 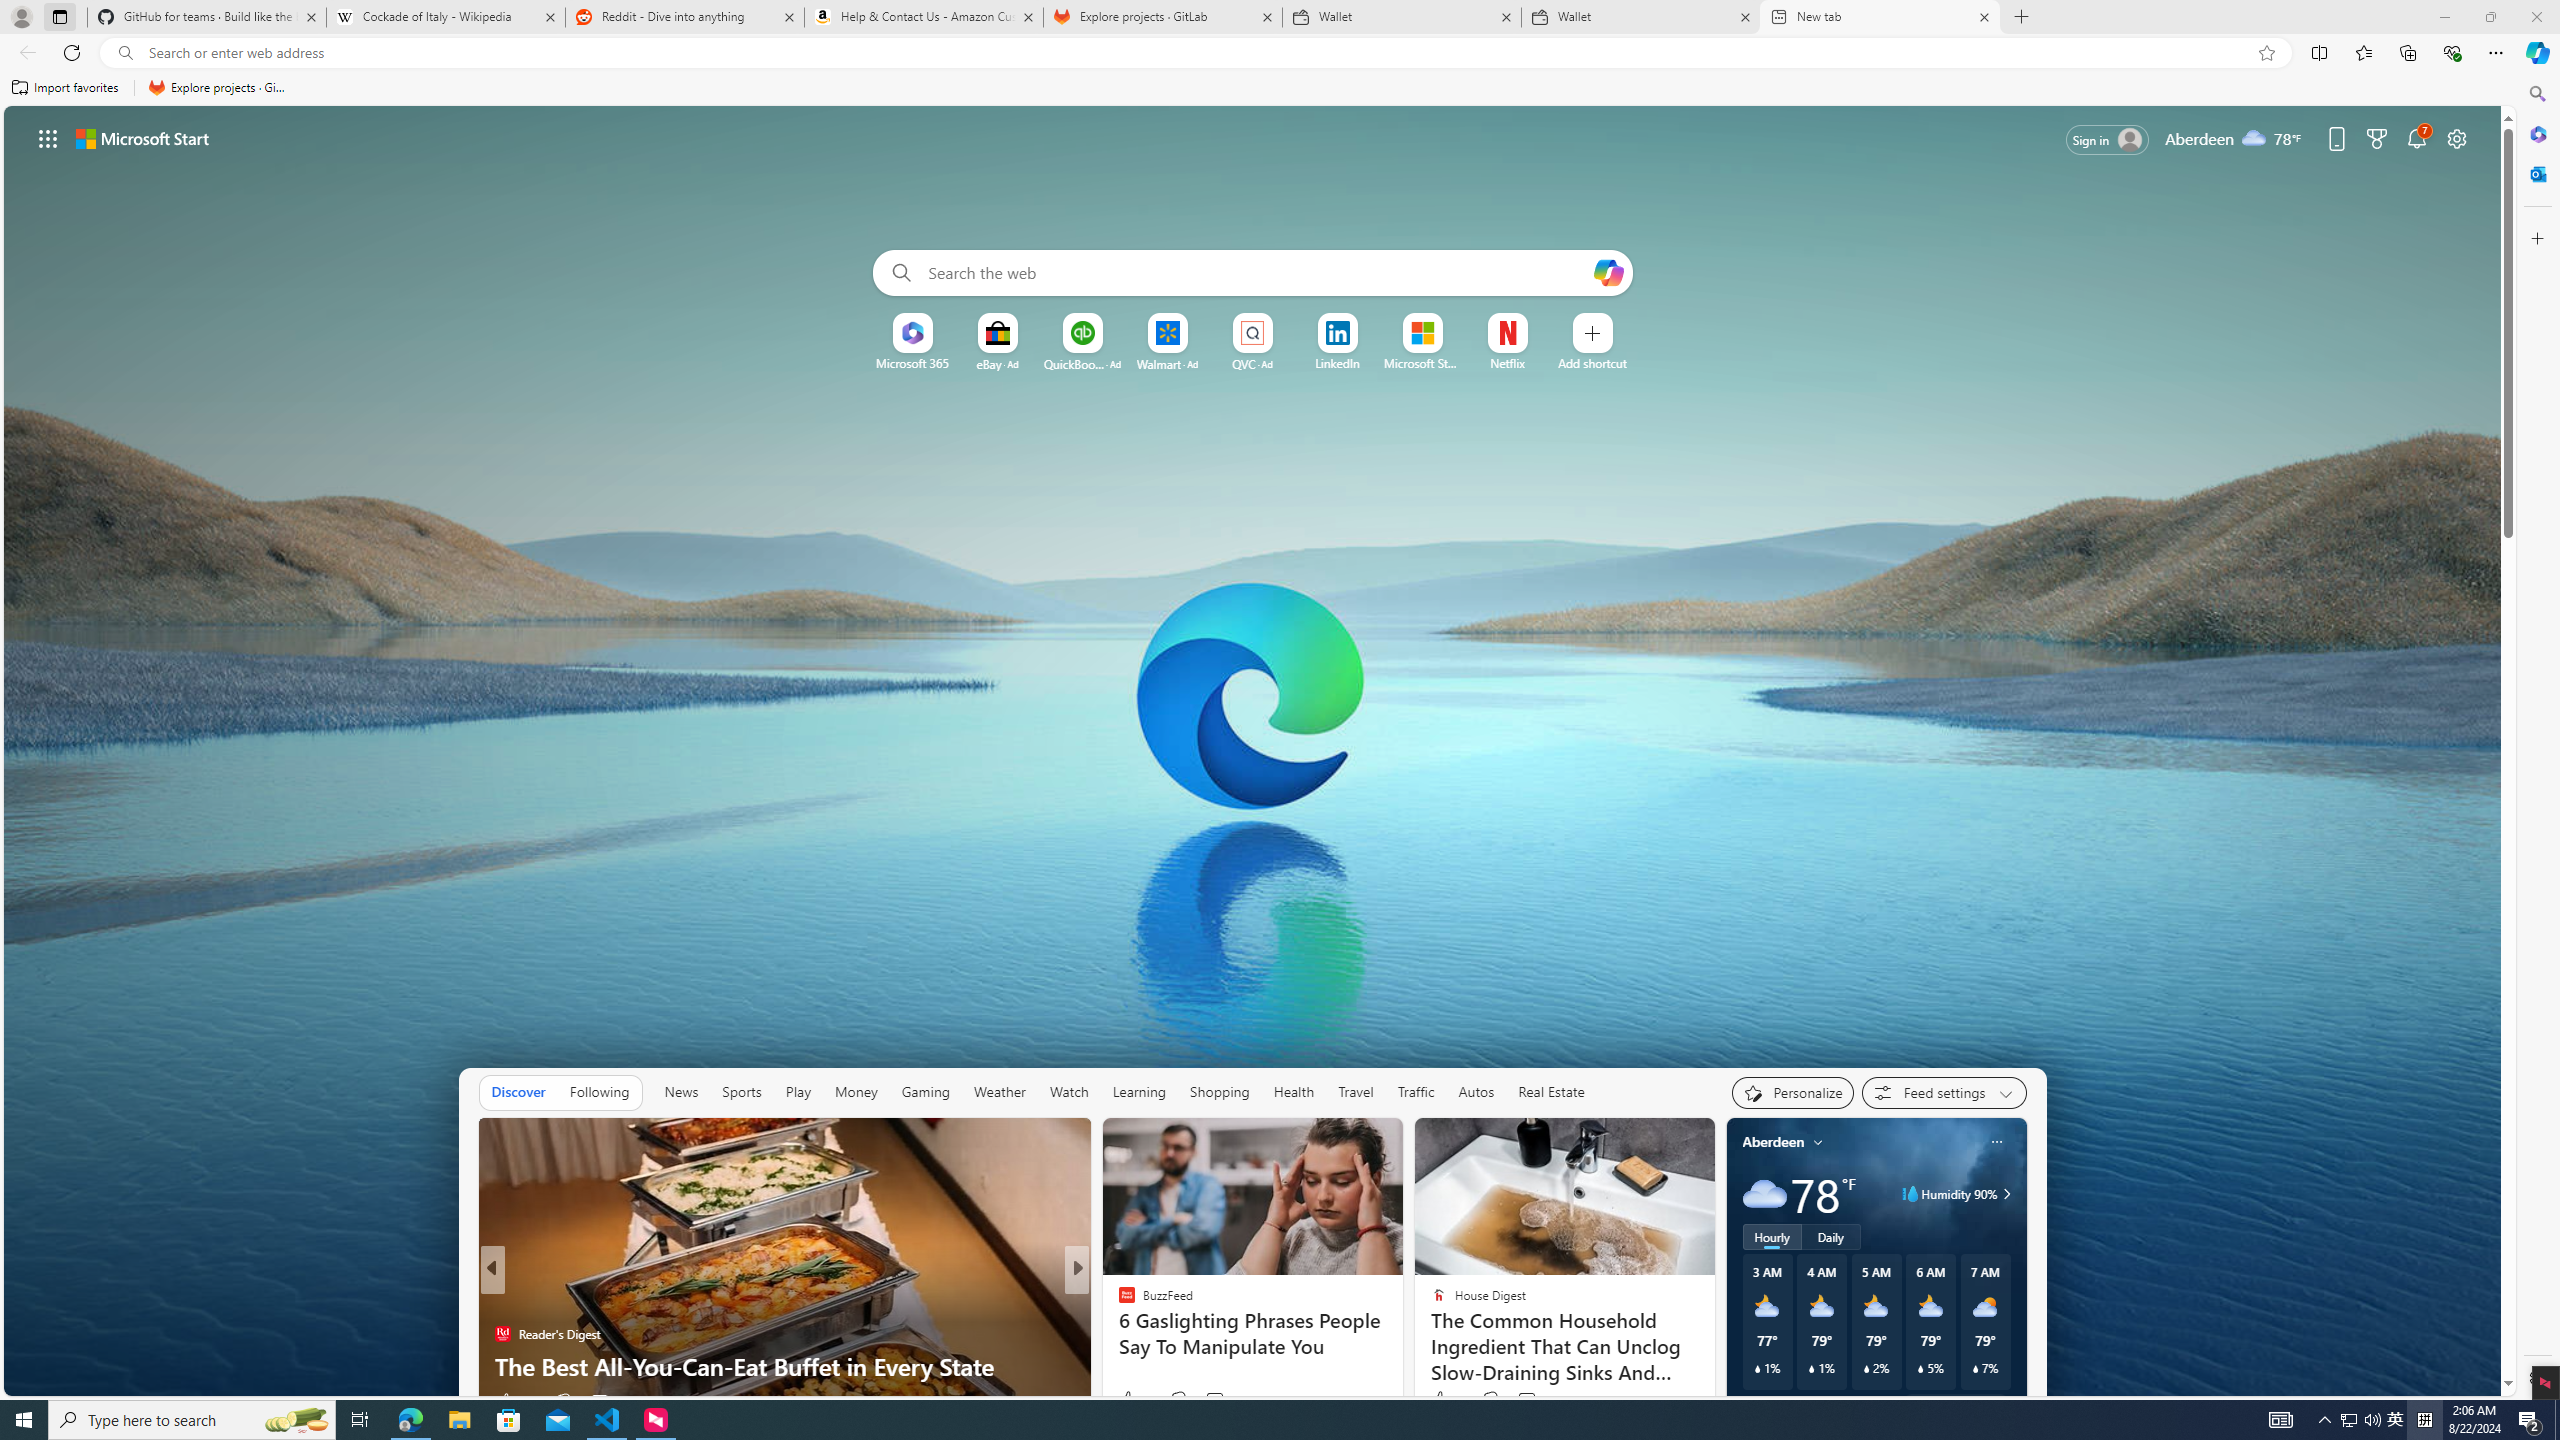 What do you see at coordinates (741, 1091) in the screenshot?
I see `'Sports'` at bounding box center [741, 1091].